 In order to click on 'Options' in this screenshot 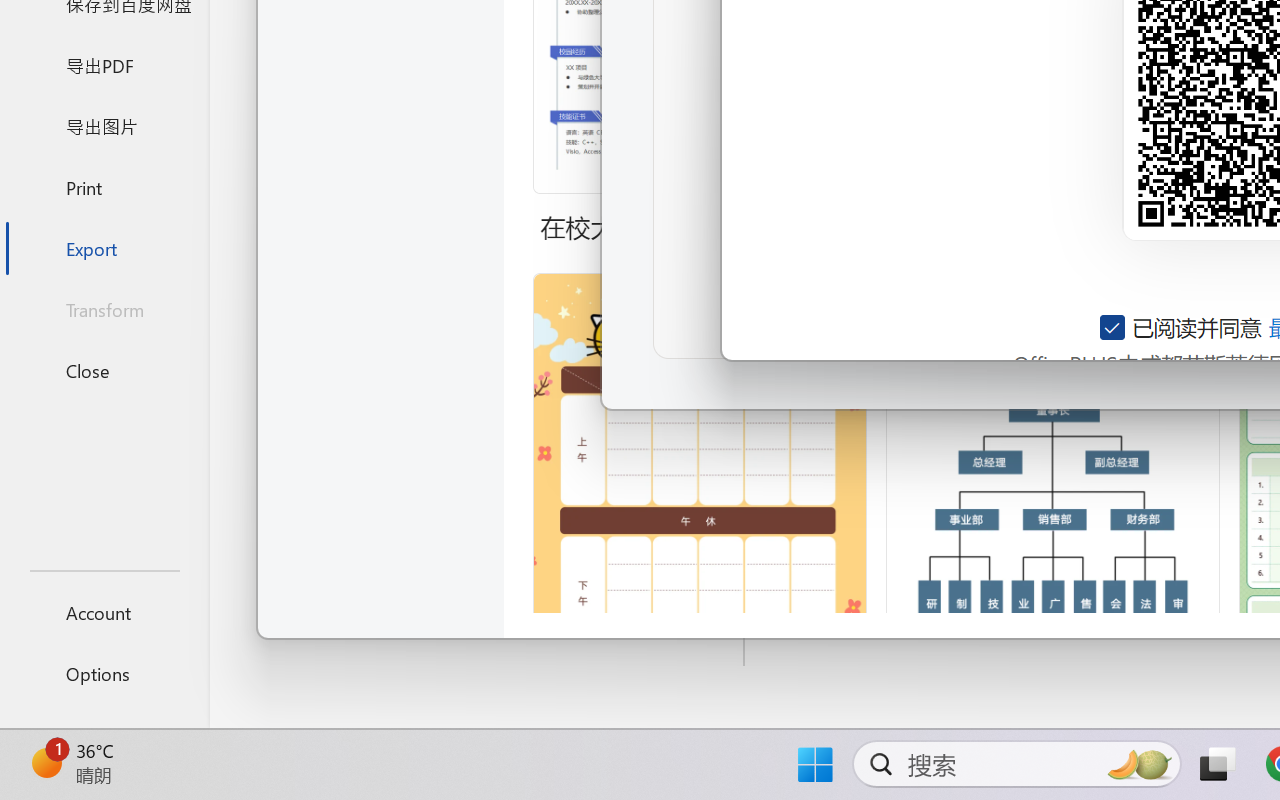, I will do `click(103, 673)`.